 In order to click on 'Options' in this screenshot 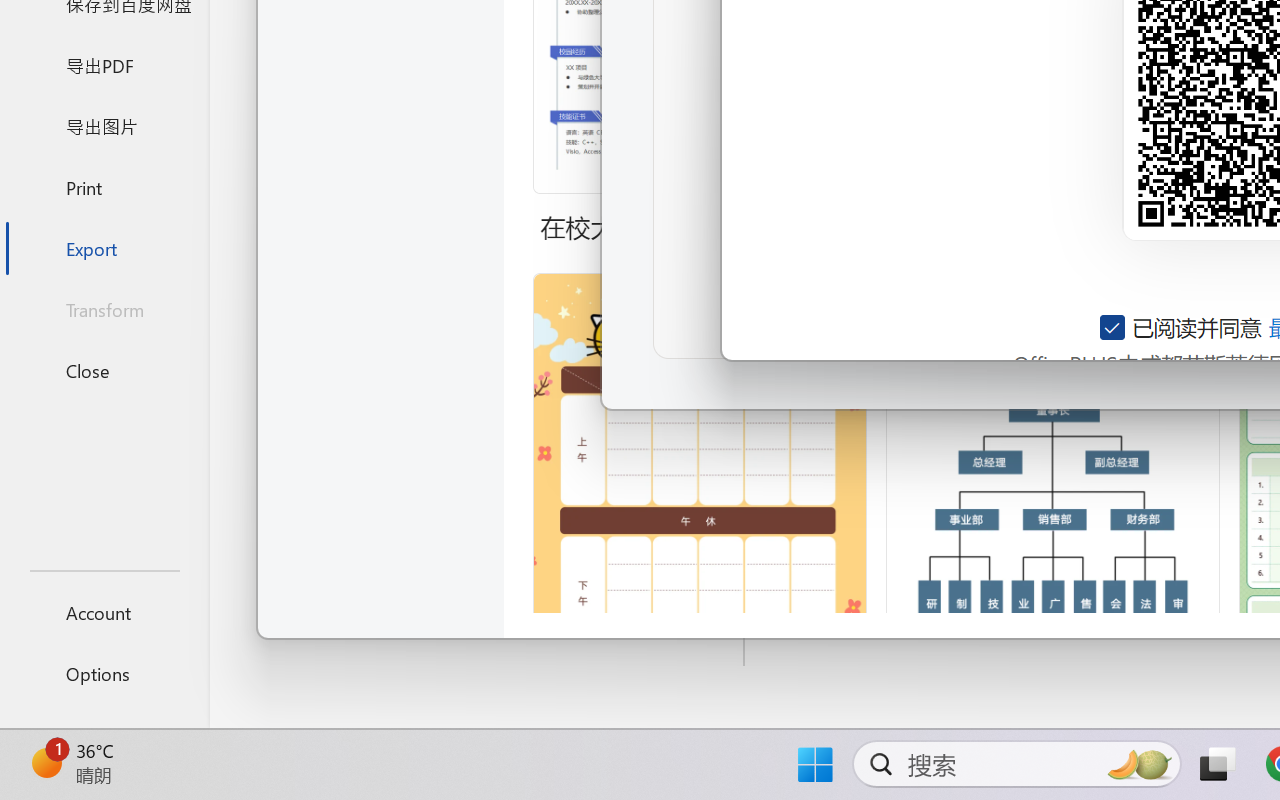, I will do `click(103, 673)`.